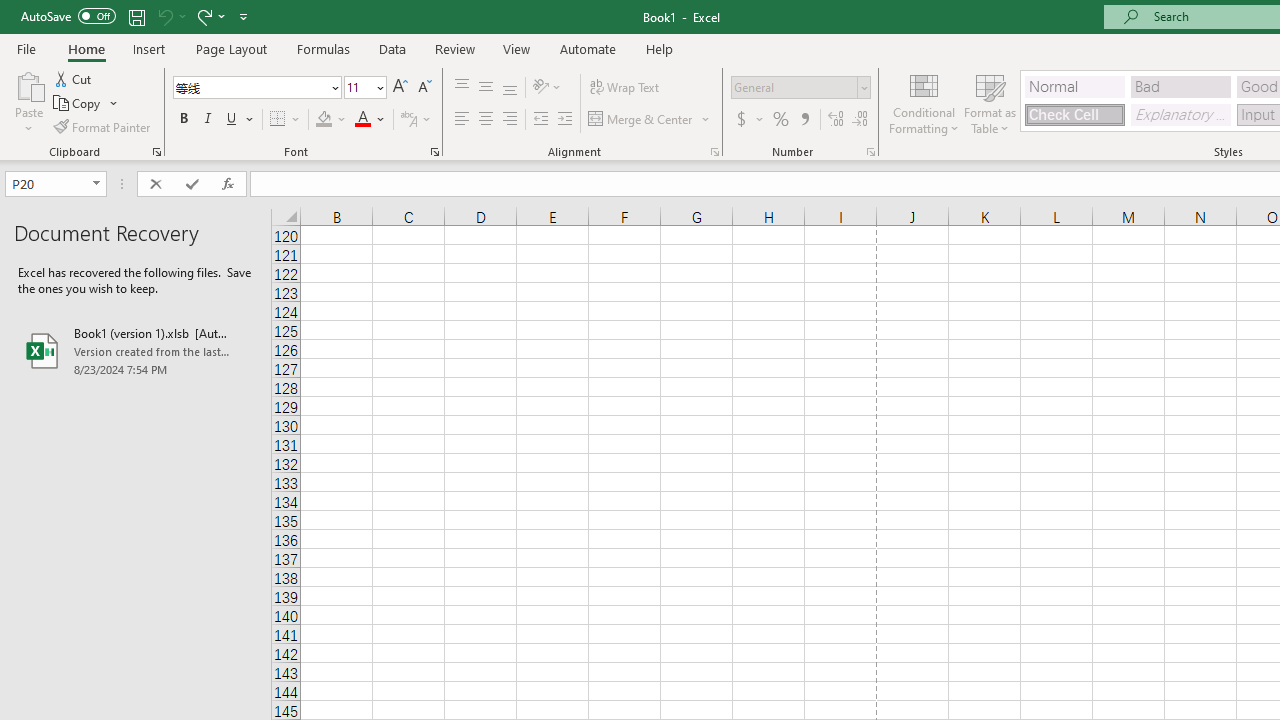 This screenshot has height=720, width=1280. What do you see at coordinates (714, 150) in the screenshot?
I see `'Format Cell Alignment'` at bounding box center [714, 150].